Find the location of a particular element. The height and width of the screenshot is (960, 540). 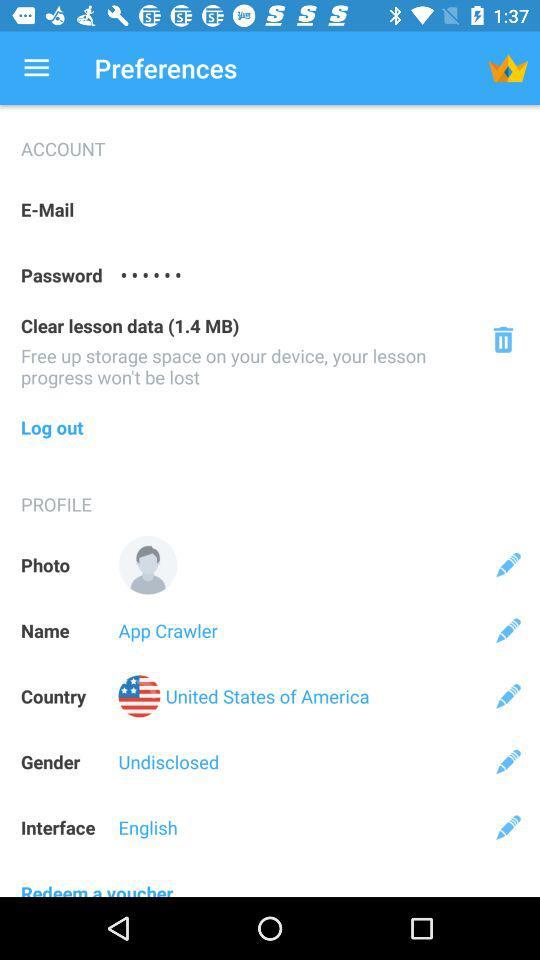

the edit icon is located at coordinates (508, 760).